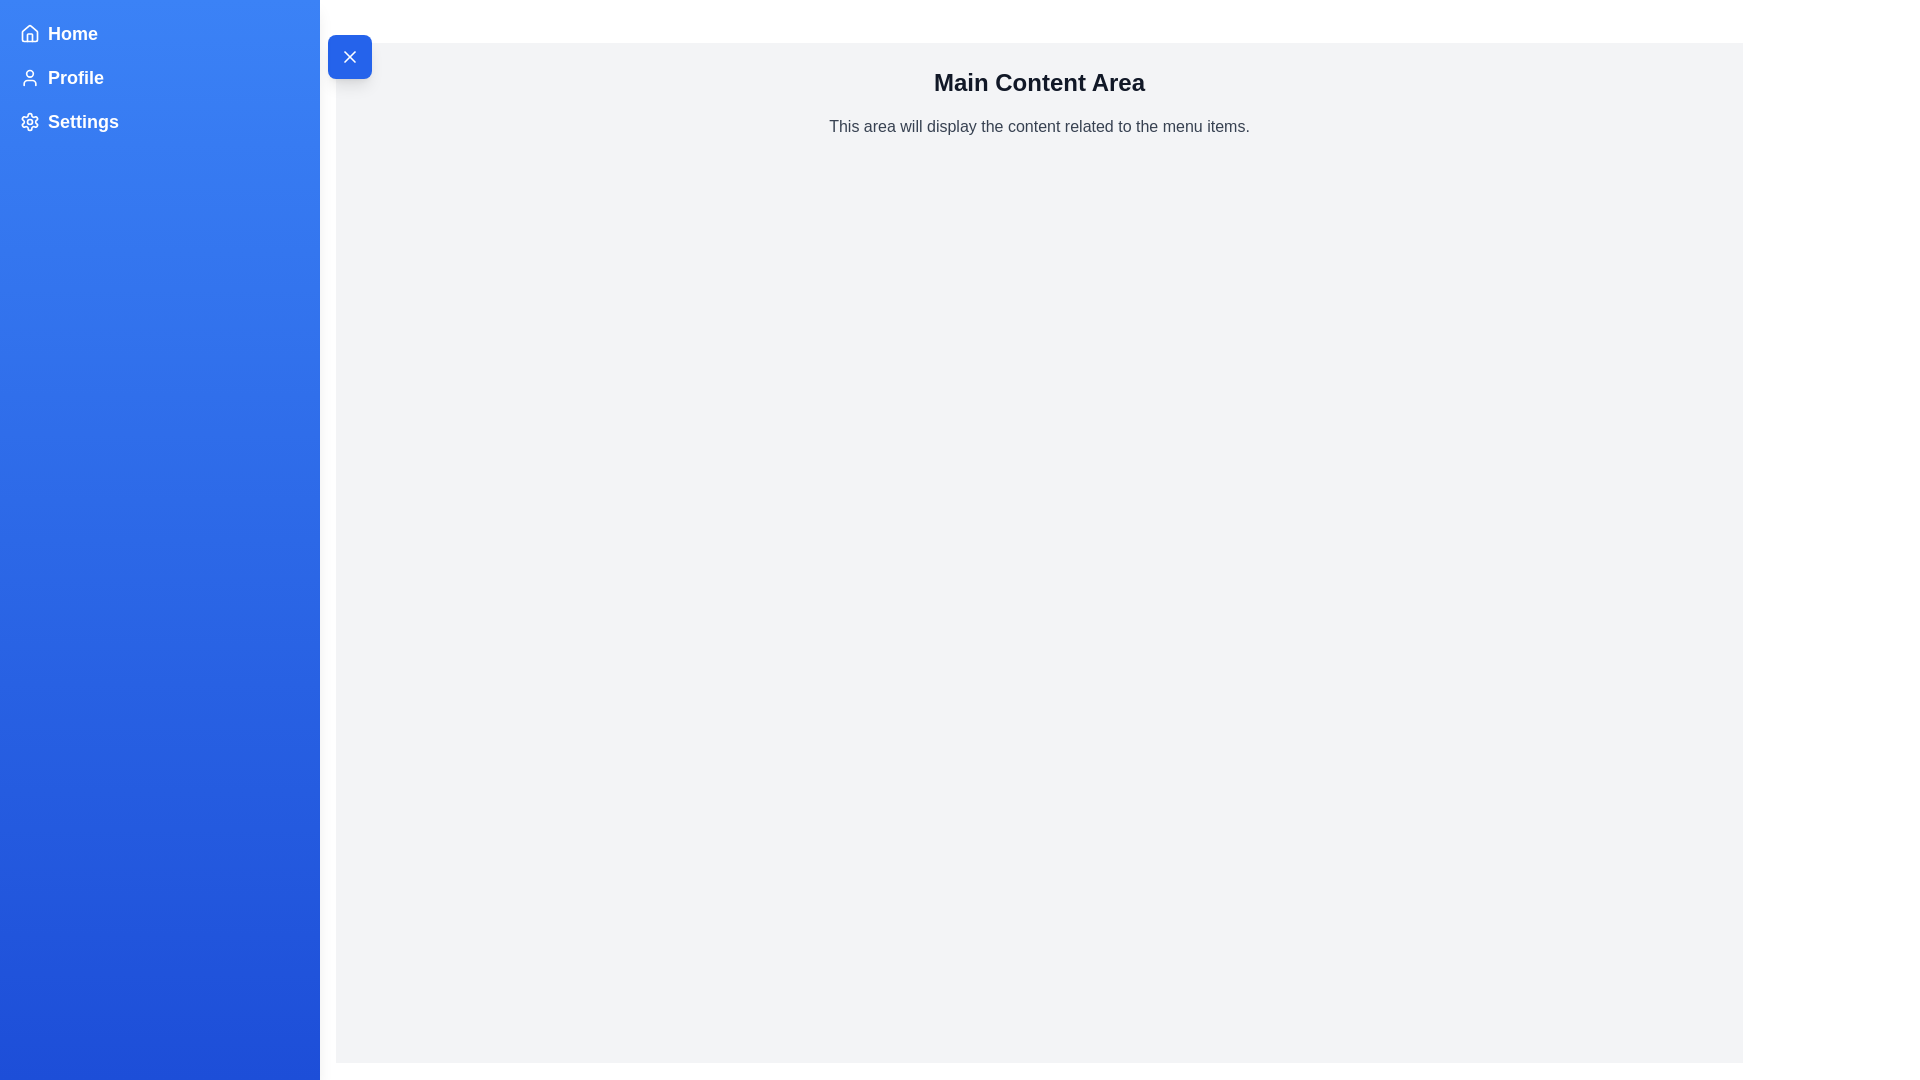  I want to click on the menu item Home in the sidebar, so click(158, 34).